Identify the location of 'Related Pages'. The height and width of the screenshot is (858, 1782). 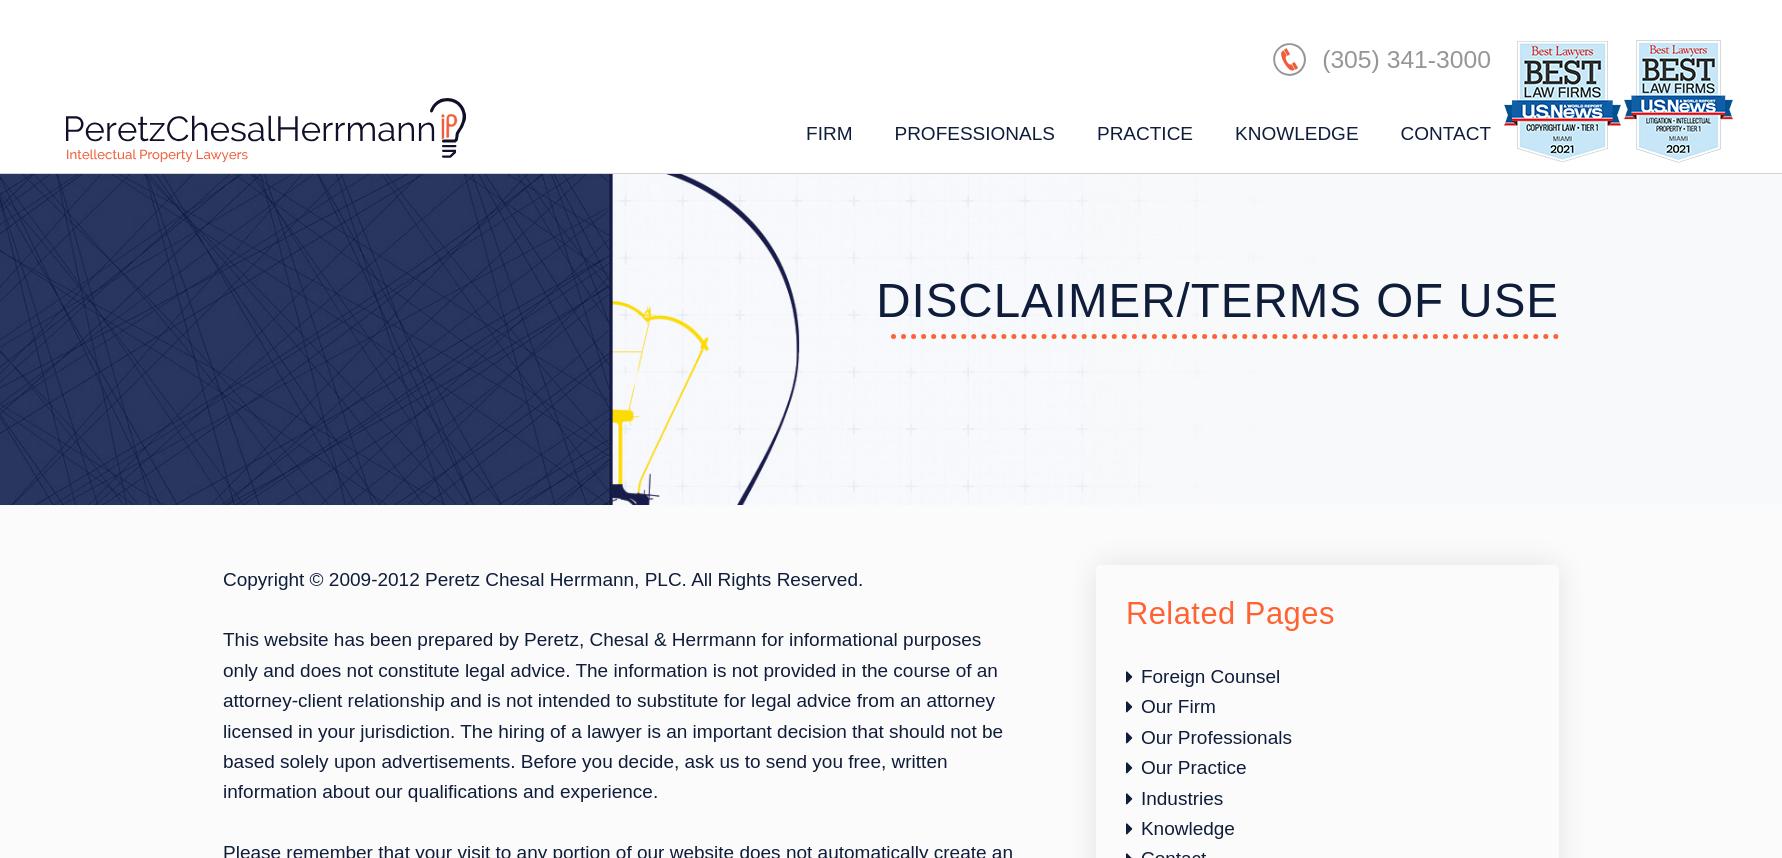
(1228, 613).